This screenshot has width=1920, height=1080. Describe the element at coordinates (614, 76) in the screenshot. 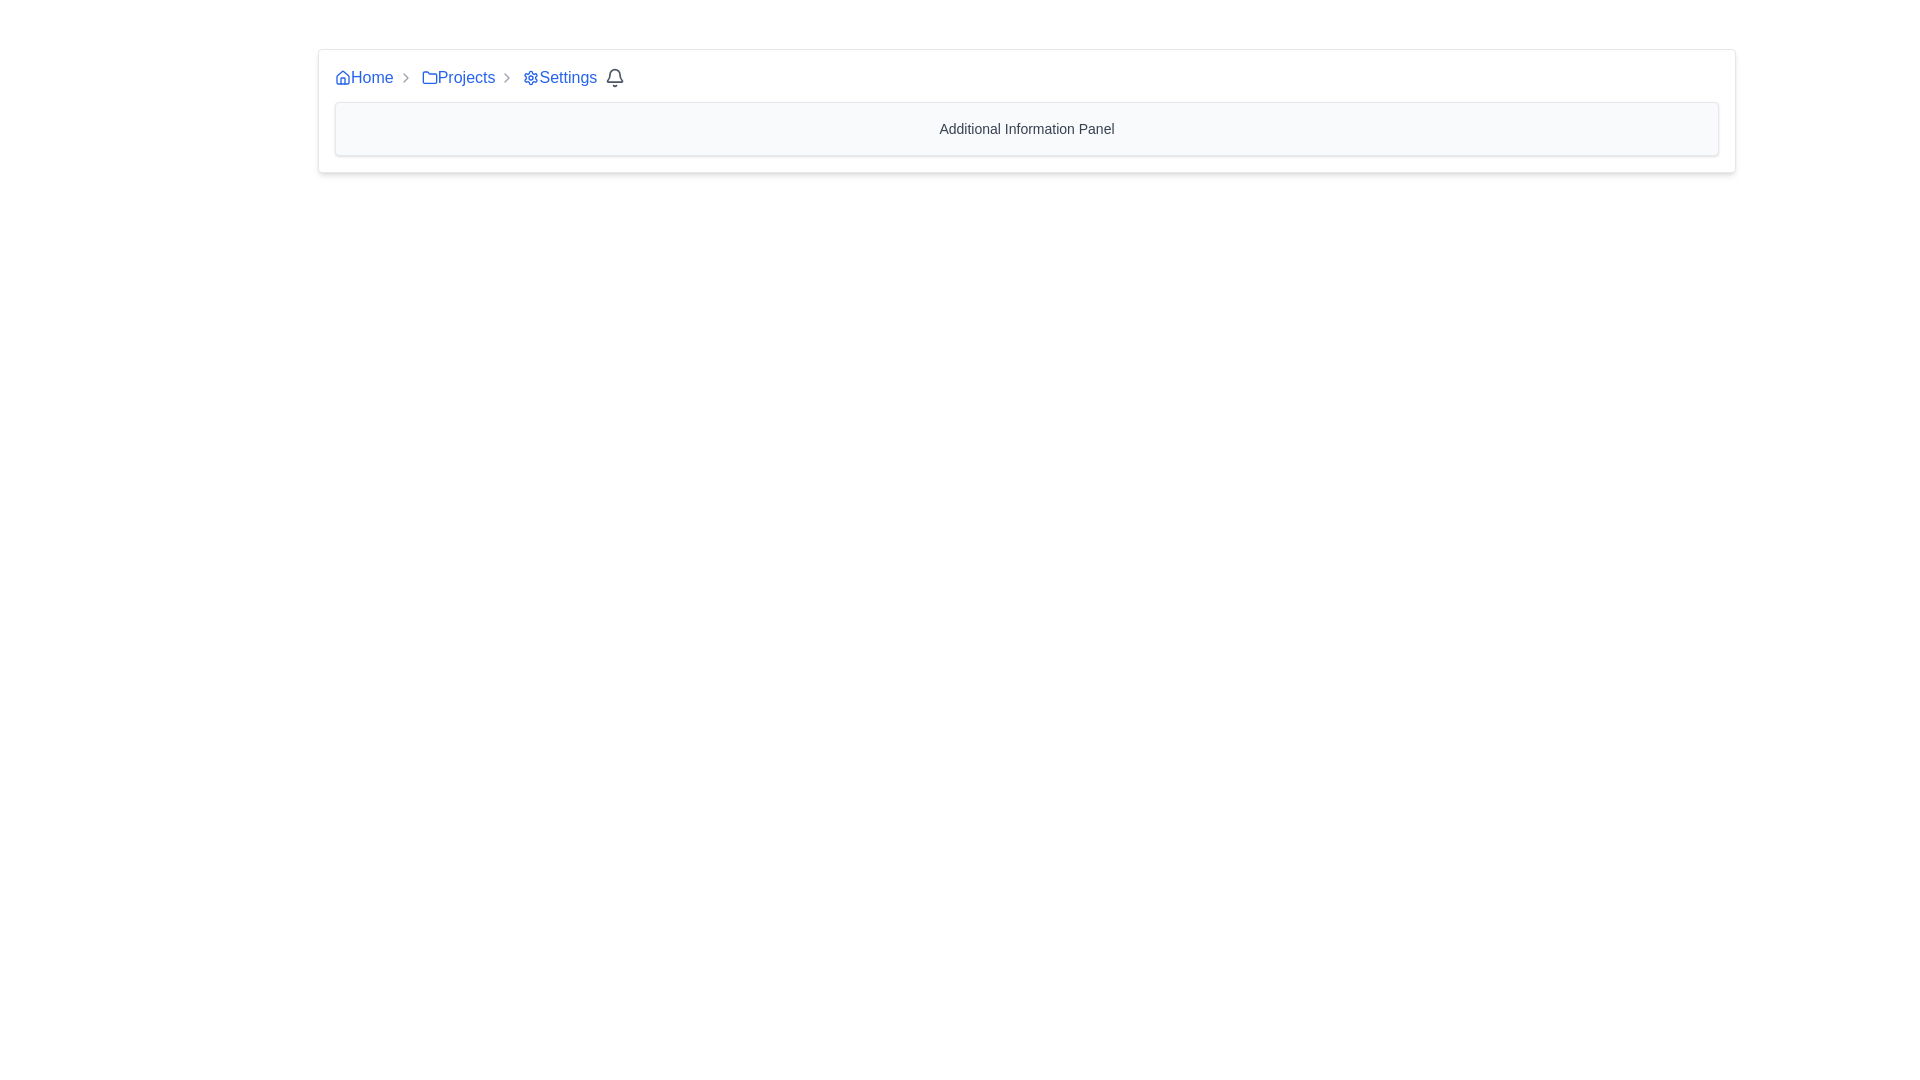

I see `the notification icon located at the far right of the top navigation bar` at that location.